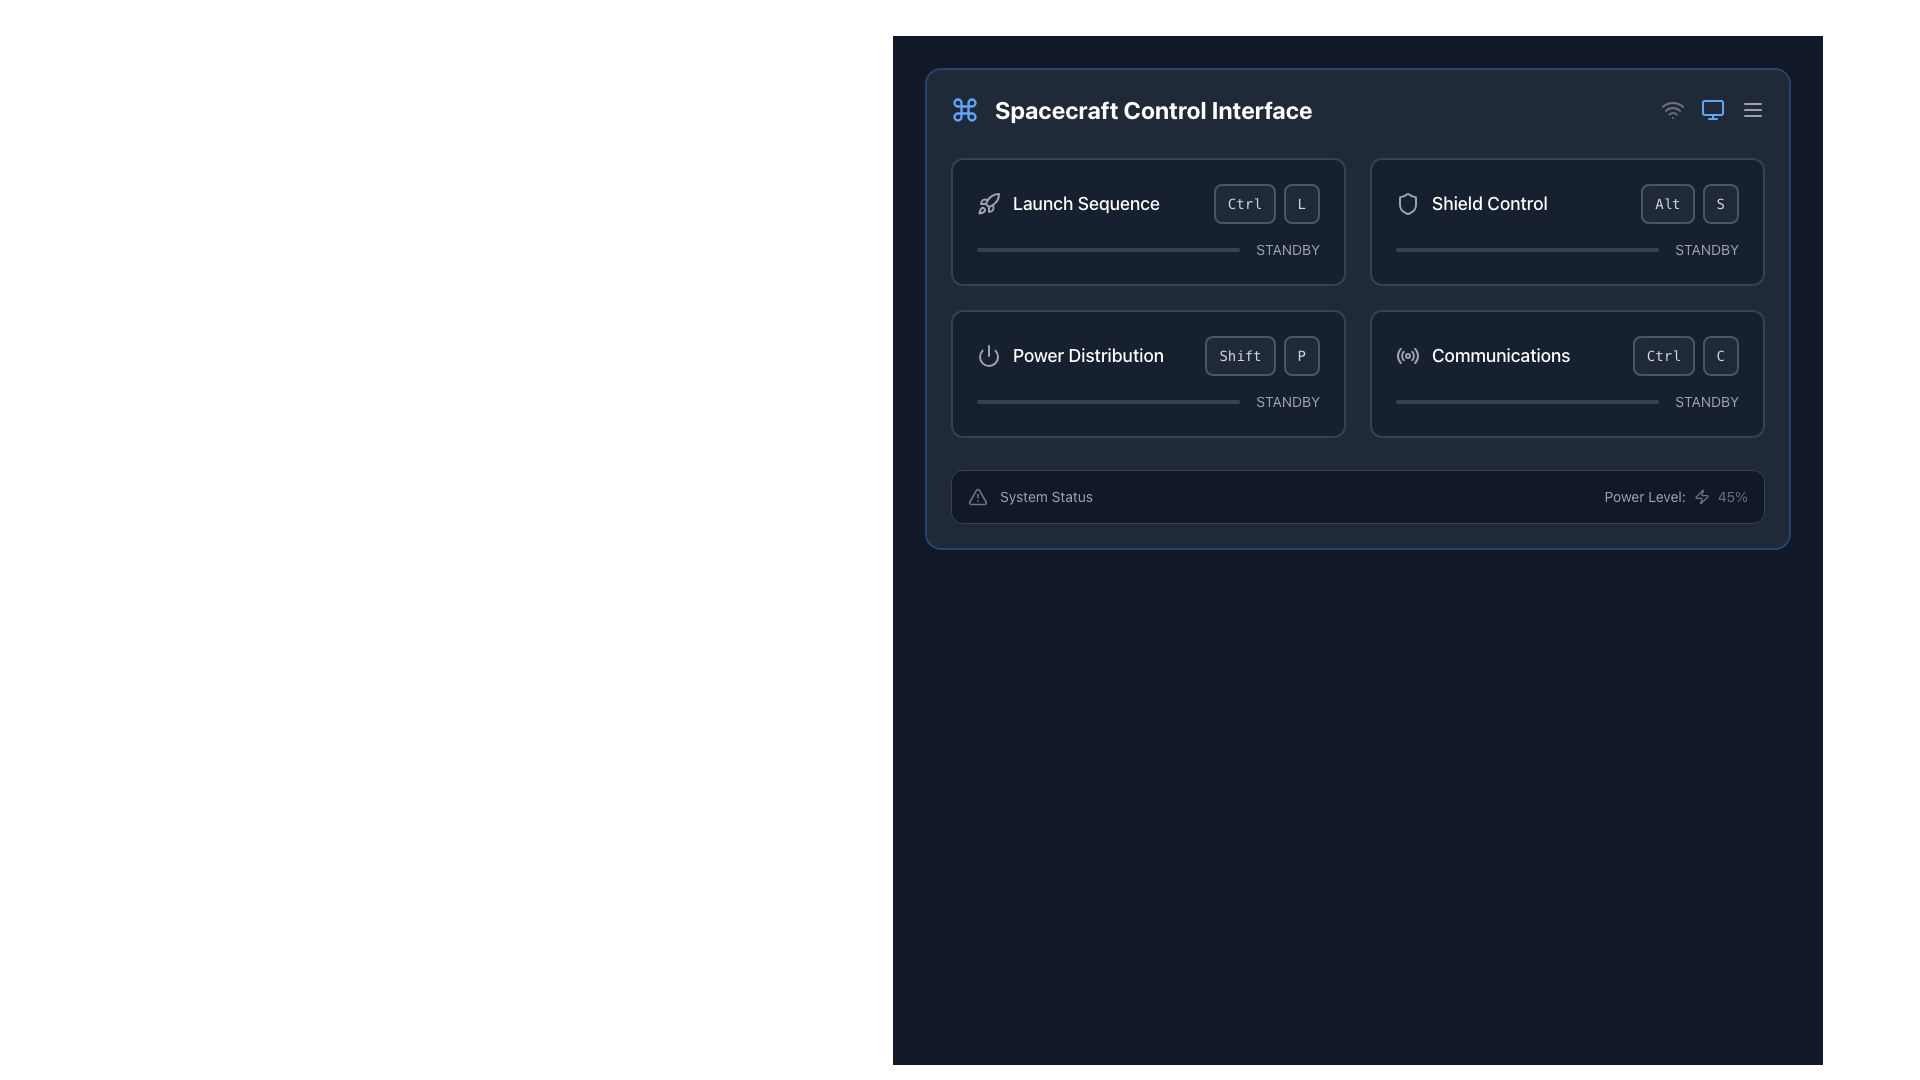  What do you see at coordinates (1406, 354) in the screenshot?
I see `the decorative or status icon in the 'Communications' section located at the bottom-right quadrant of the interface, positioned to the left of the 'Communications' text` at bounding box center [1406, 354].